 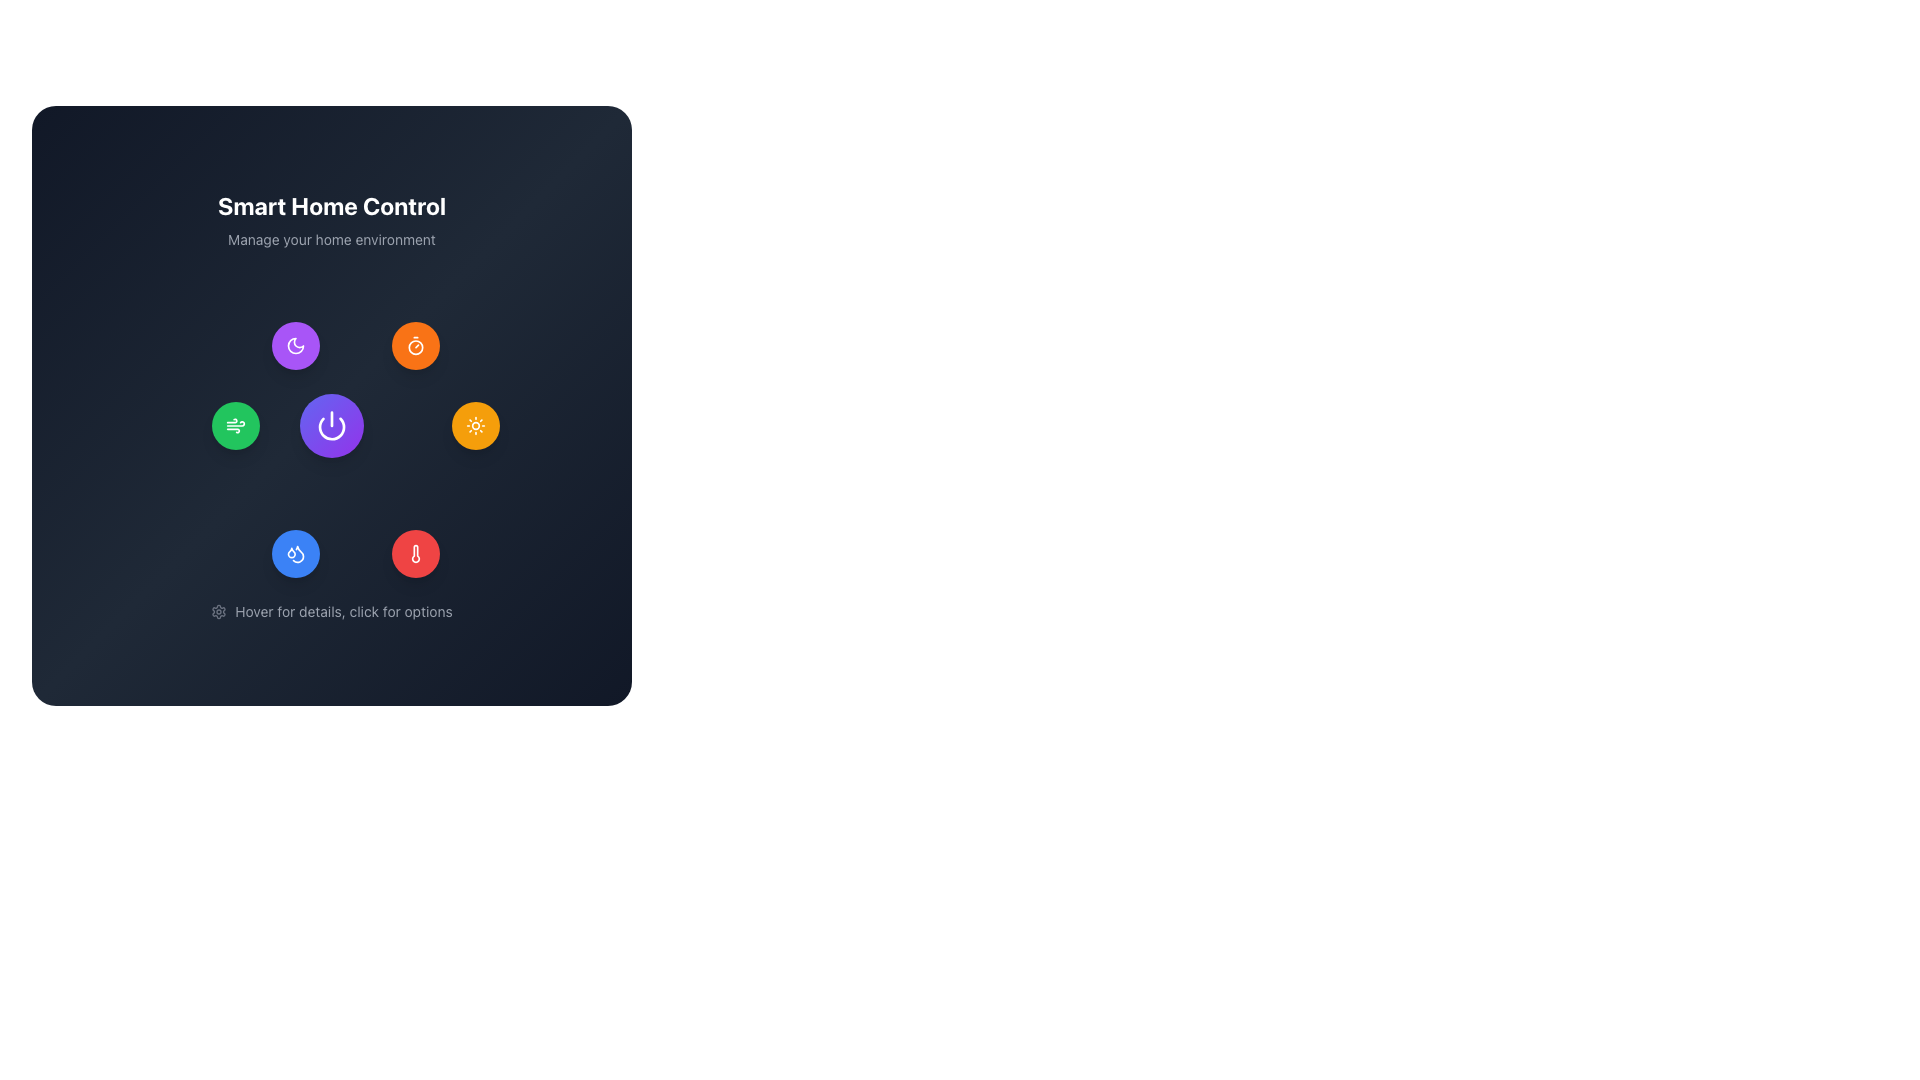 I want to click on the timer button located as the second icon from the left in the top row of circular icons, just below the 'Smart Home Control' title, so click(x=415, y=345).